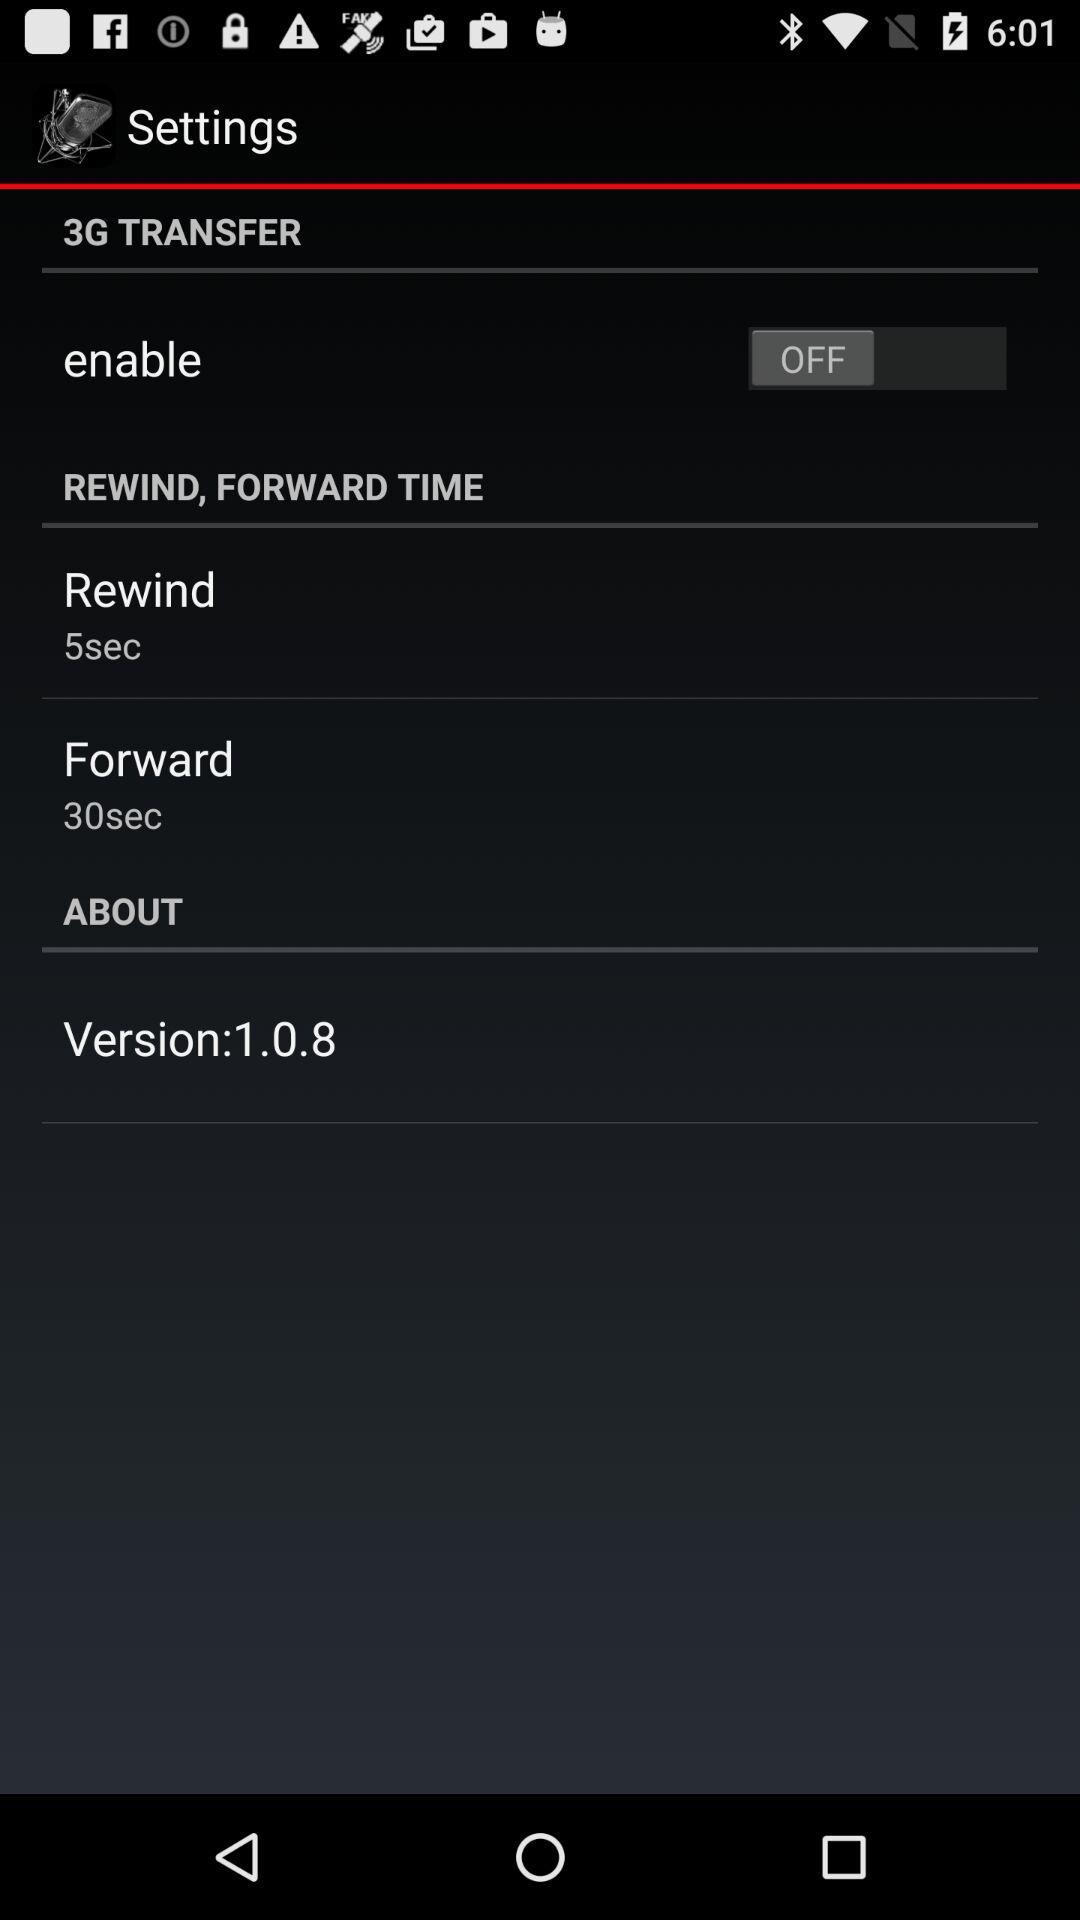 Image resolution: width=1080 pixels, height=1920 pixels. I want to click on about app, so click(540, 909).